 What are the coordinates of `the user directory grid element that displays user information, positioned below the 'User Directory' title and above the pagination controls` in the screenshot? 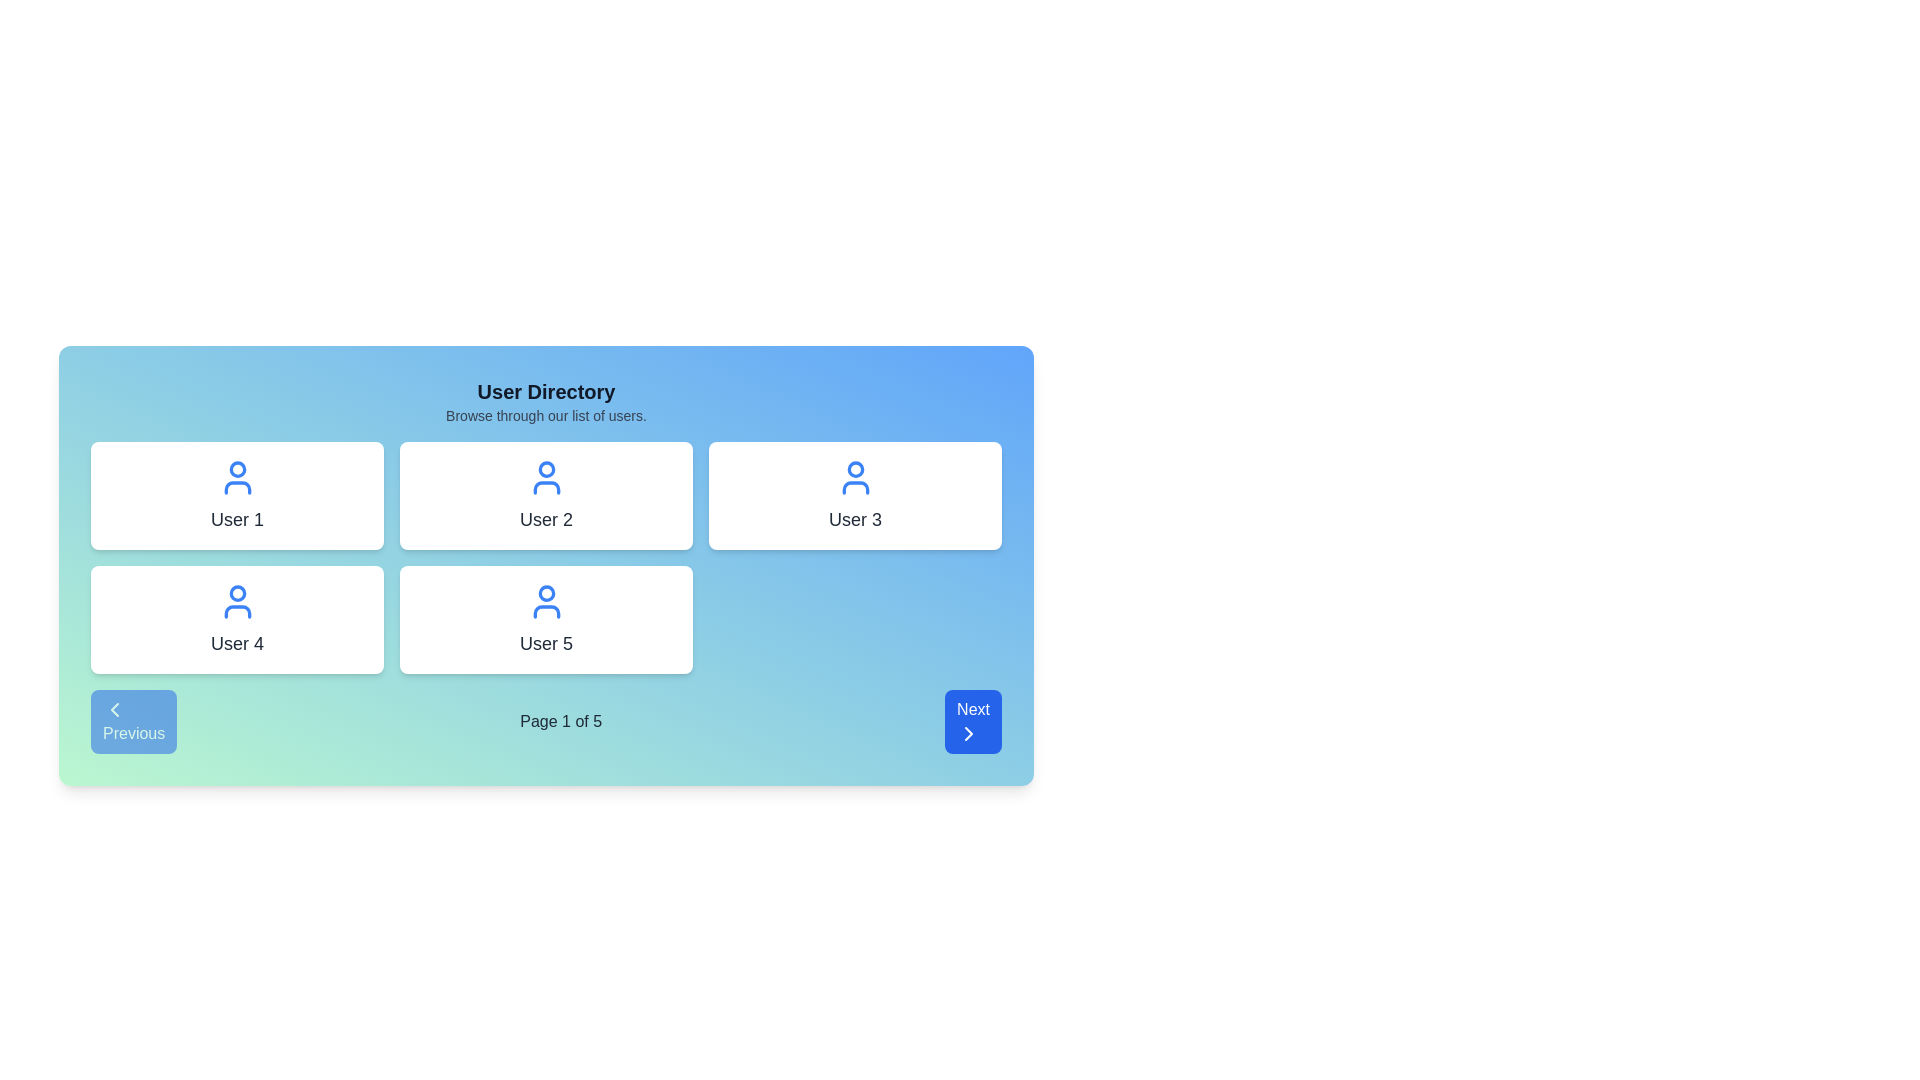 It's located at (546, 558).